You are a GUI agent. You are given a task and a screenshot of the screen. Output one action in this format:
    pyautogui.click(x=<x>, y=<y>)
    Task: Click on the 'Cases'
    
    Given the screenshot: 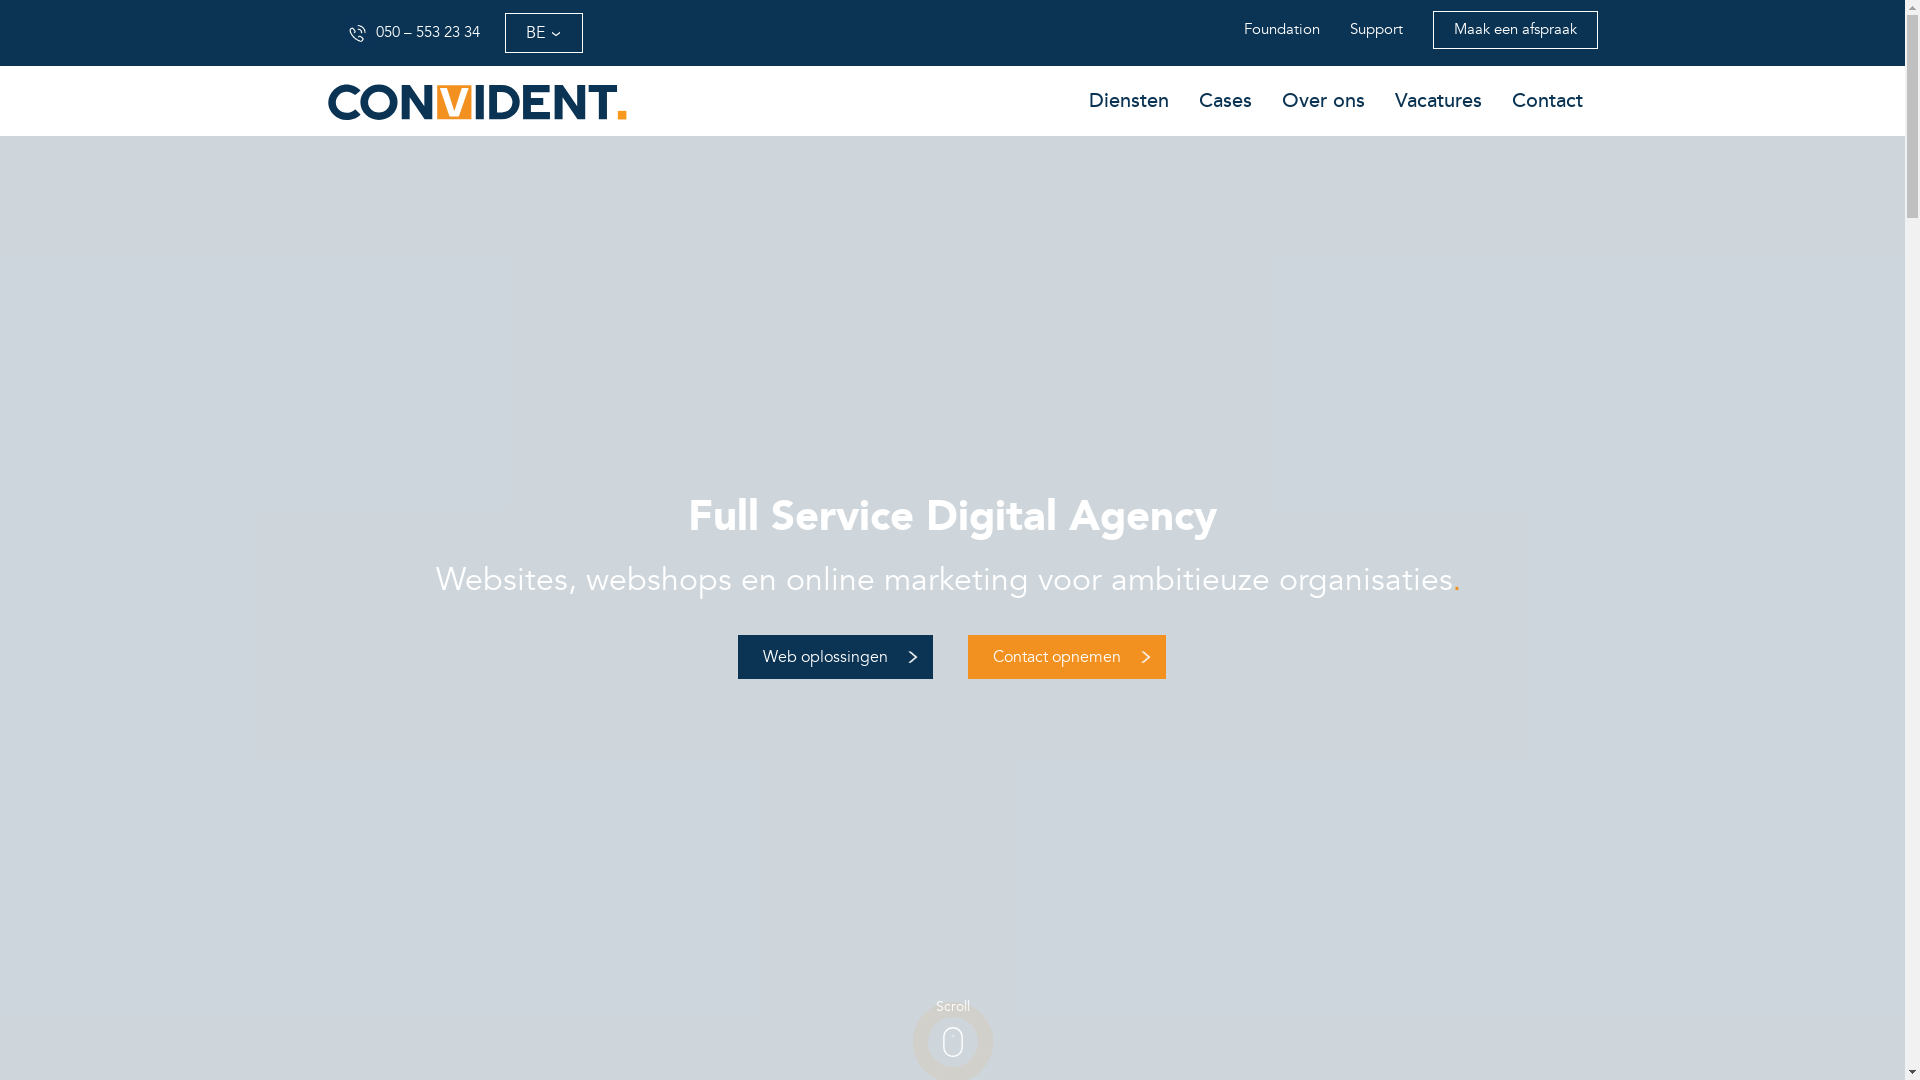 What is the action you would take?
    pyautogui.click(x=1224, y=100)
    